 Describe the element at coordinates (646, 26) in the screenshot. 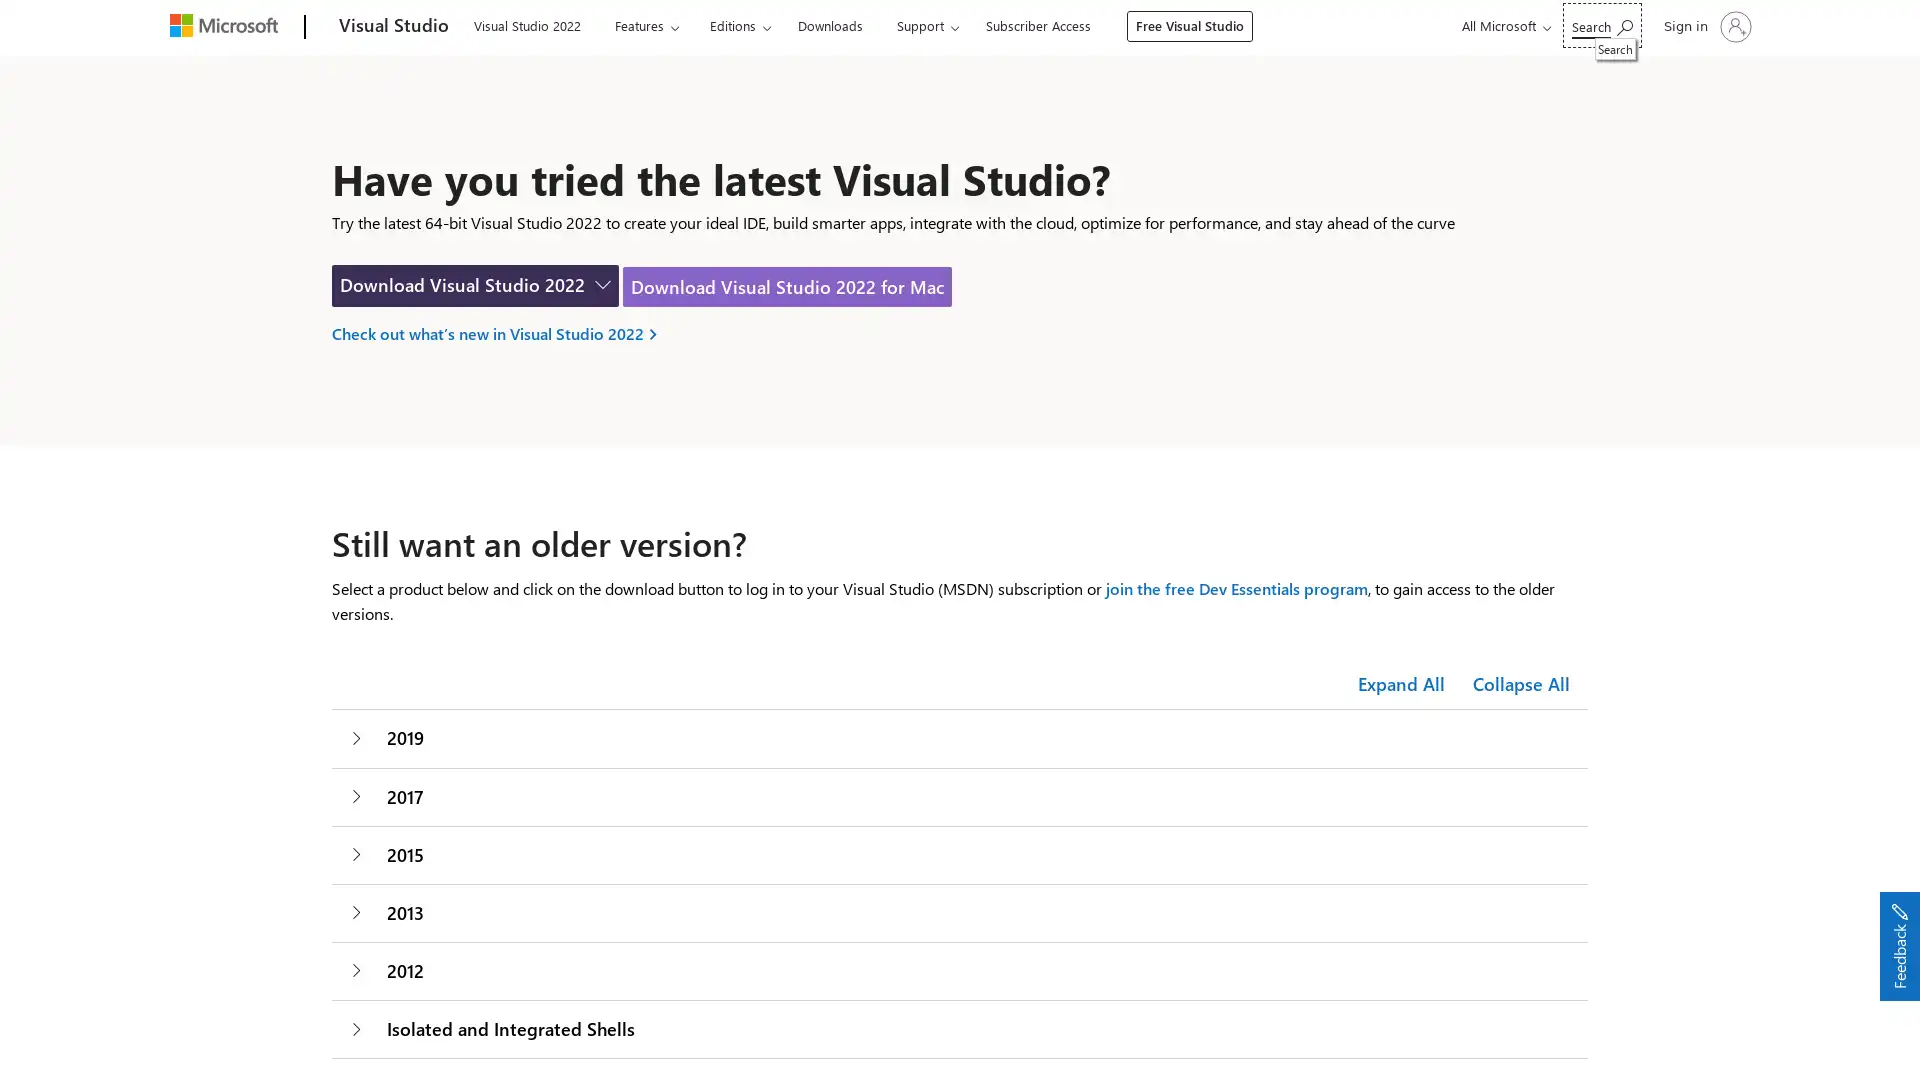

I see `Features` at that location.